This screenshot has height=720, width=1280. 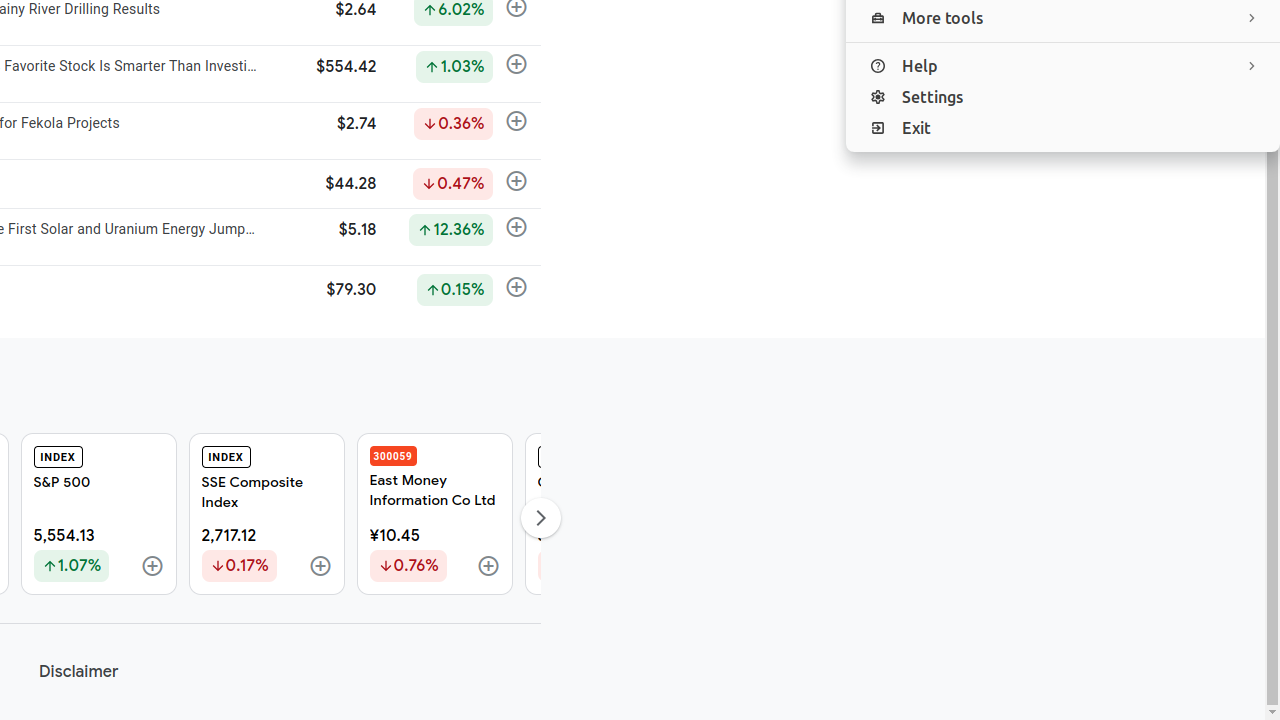 What do you see at coordinates (1062, 65) in the screenshot?
I see `'Help'` at bounding box center [1062, 65].